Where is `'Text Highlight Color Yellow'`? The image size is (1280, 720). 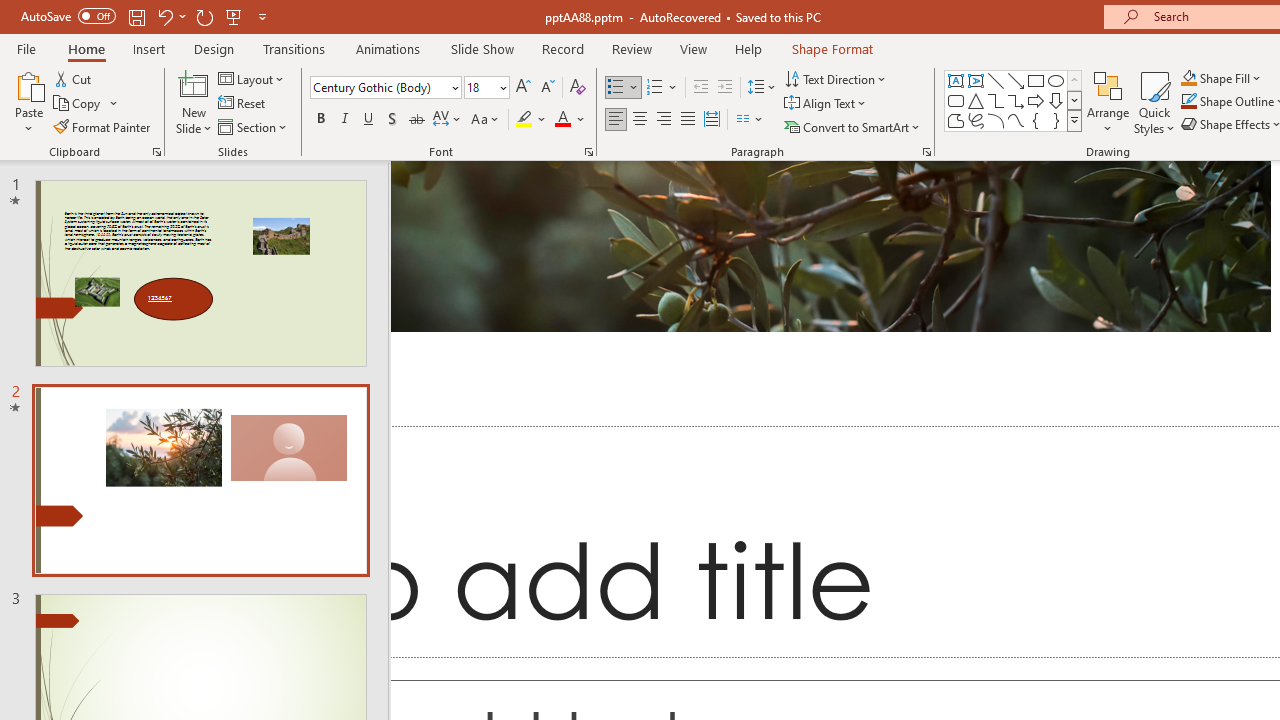 'Text Highlight Color Yellow' is located at coordinates (524, 119).